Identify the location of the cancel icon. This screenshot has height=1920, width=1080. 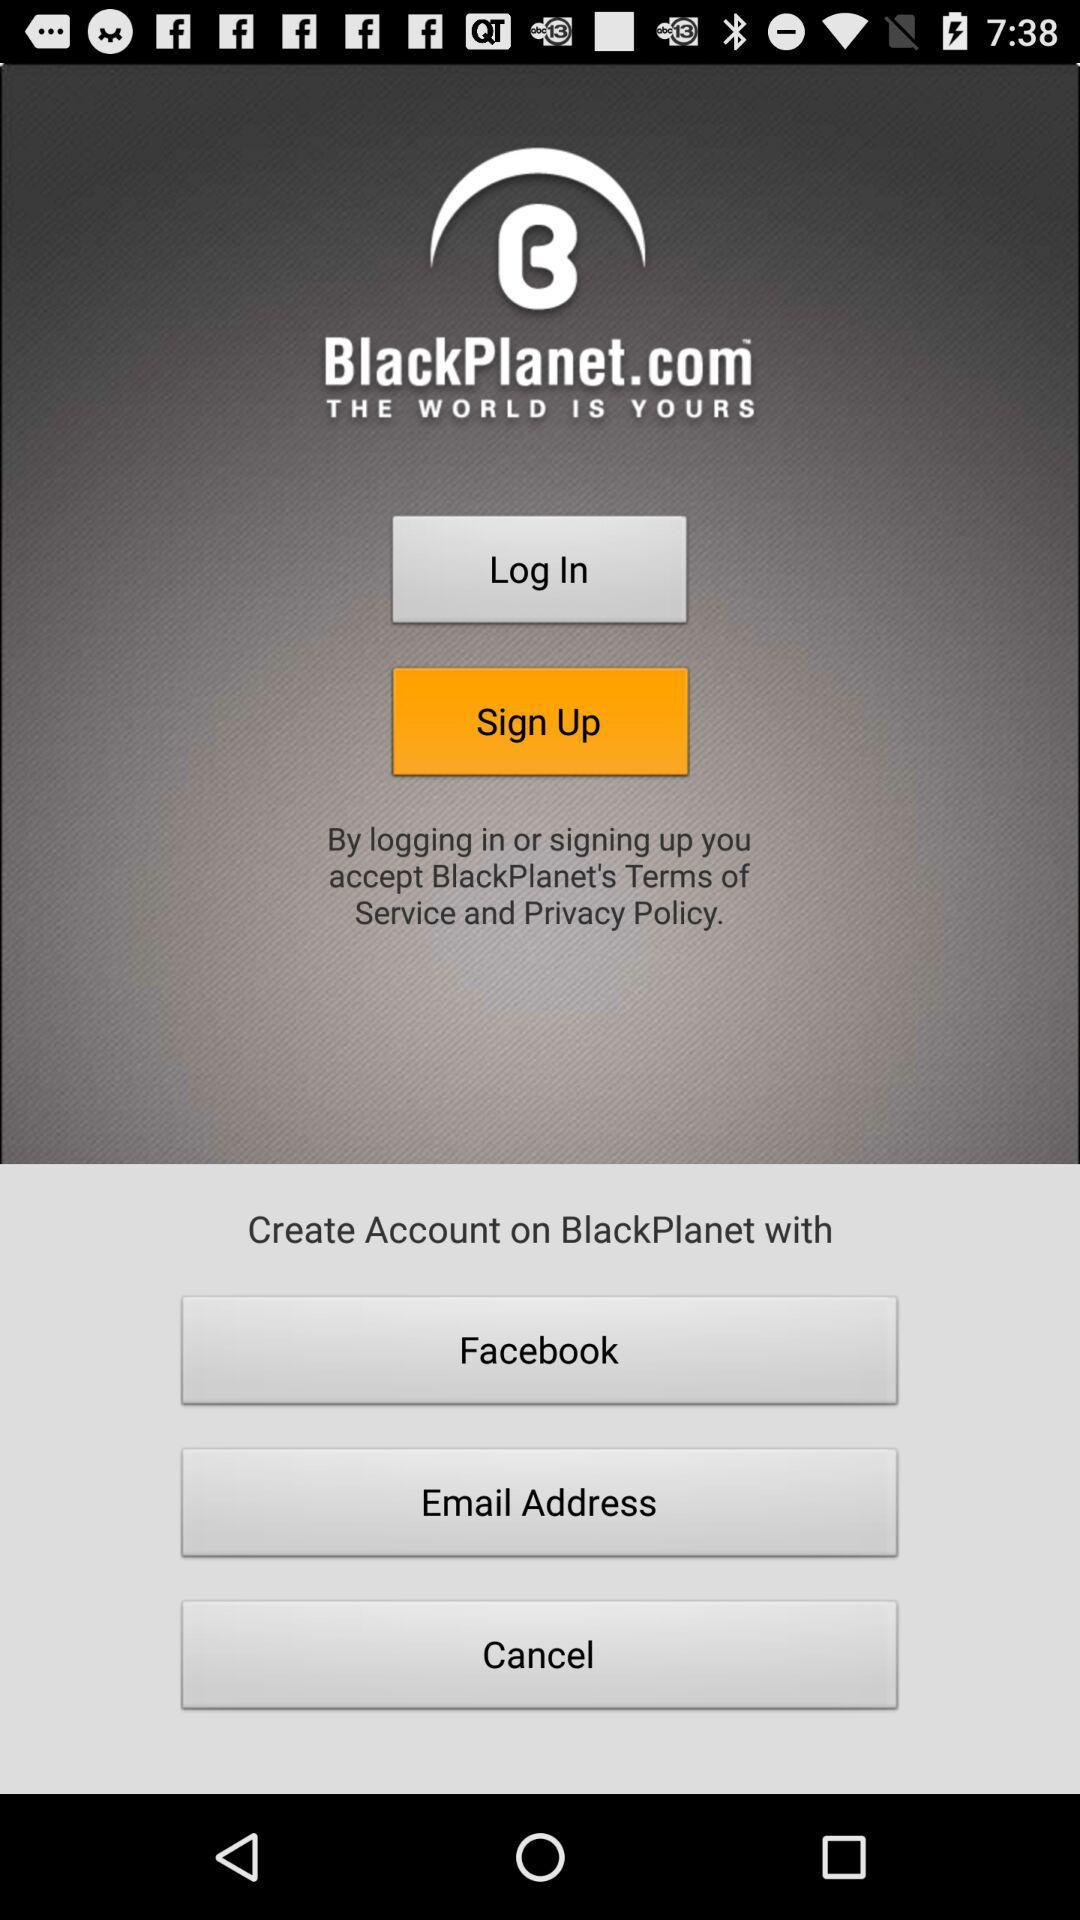
(540, 1660).